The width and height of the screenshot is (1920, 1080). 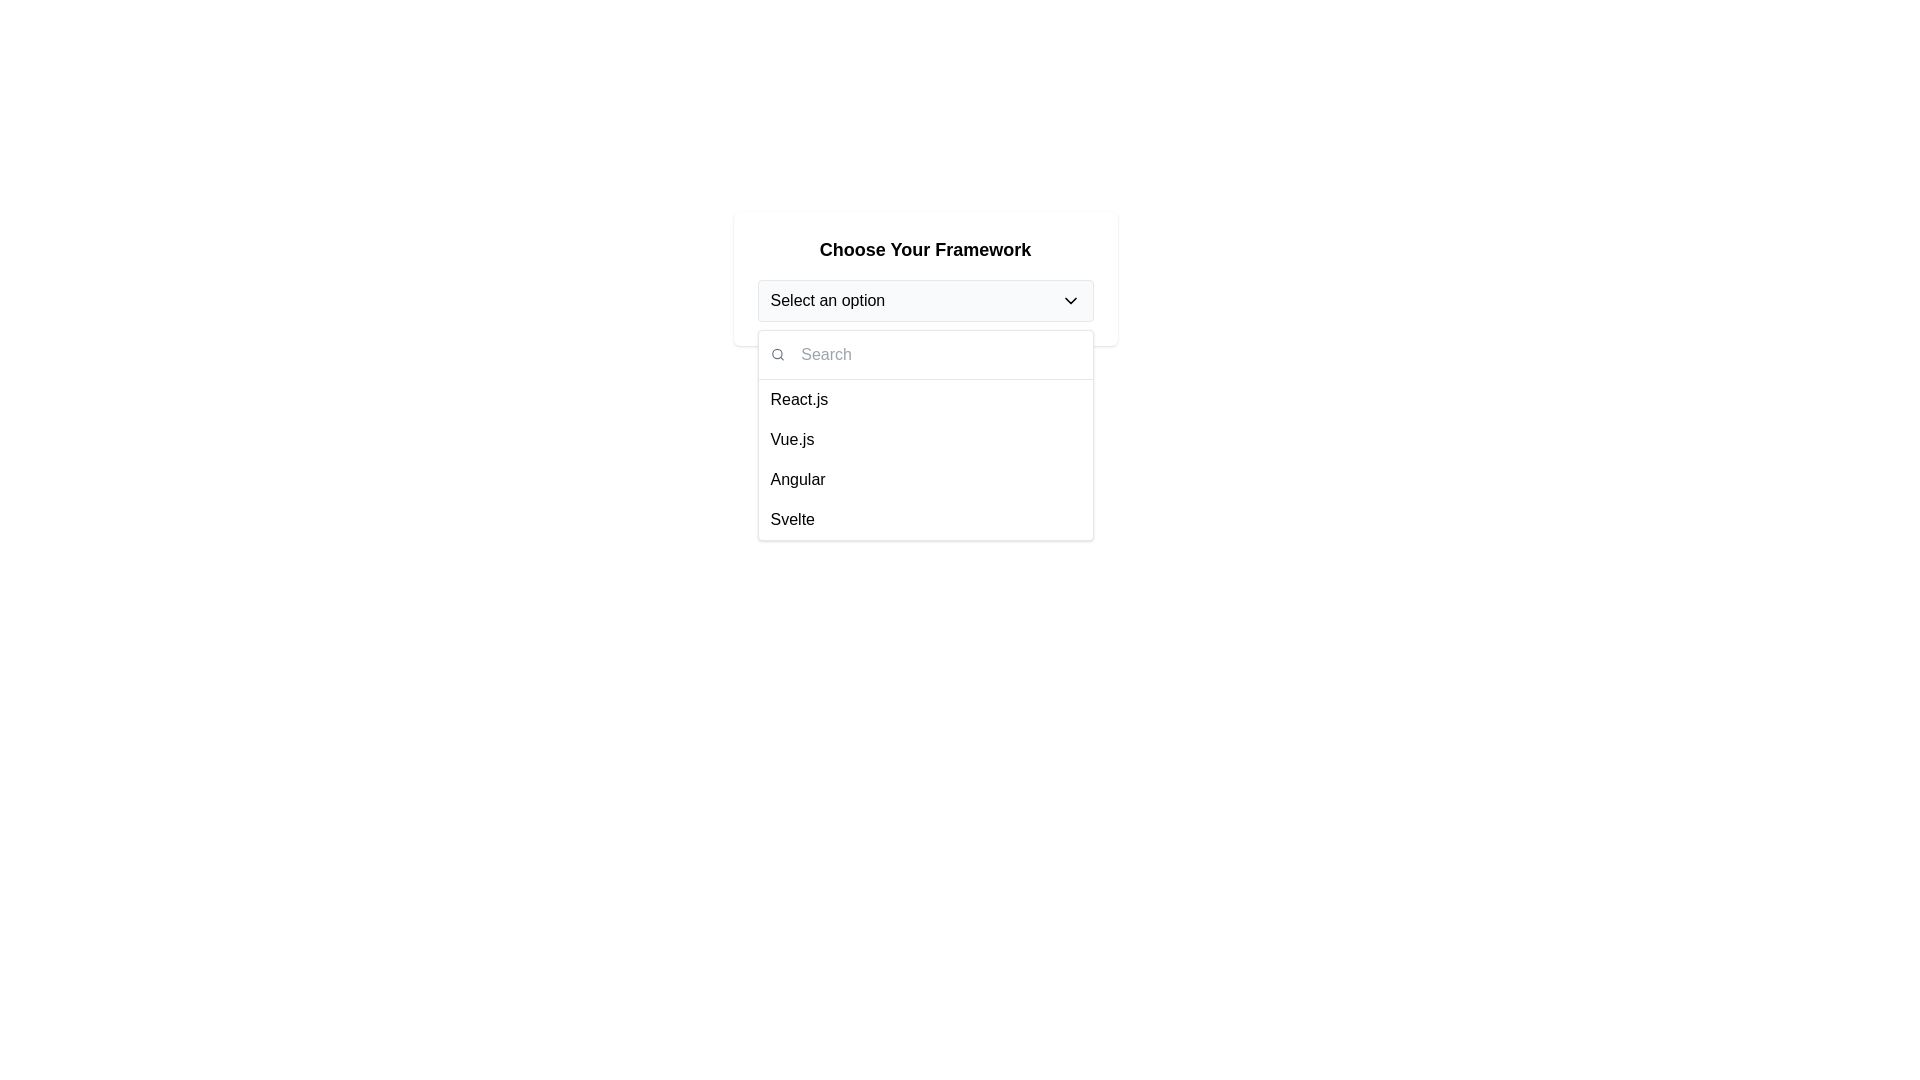 What do you see at coordinates (1069, 300) in the screenshot?
I see `the downward-facing chevron icon of the dropdown menu` at bounding box center [1069, 300].